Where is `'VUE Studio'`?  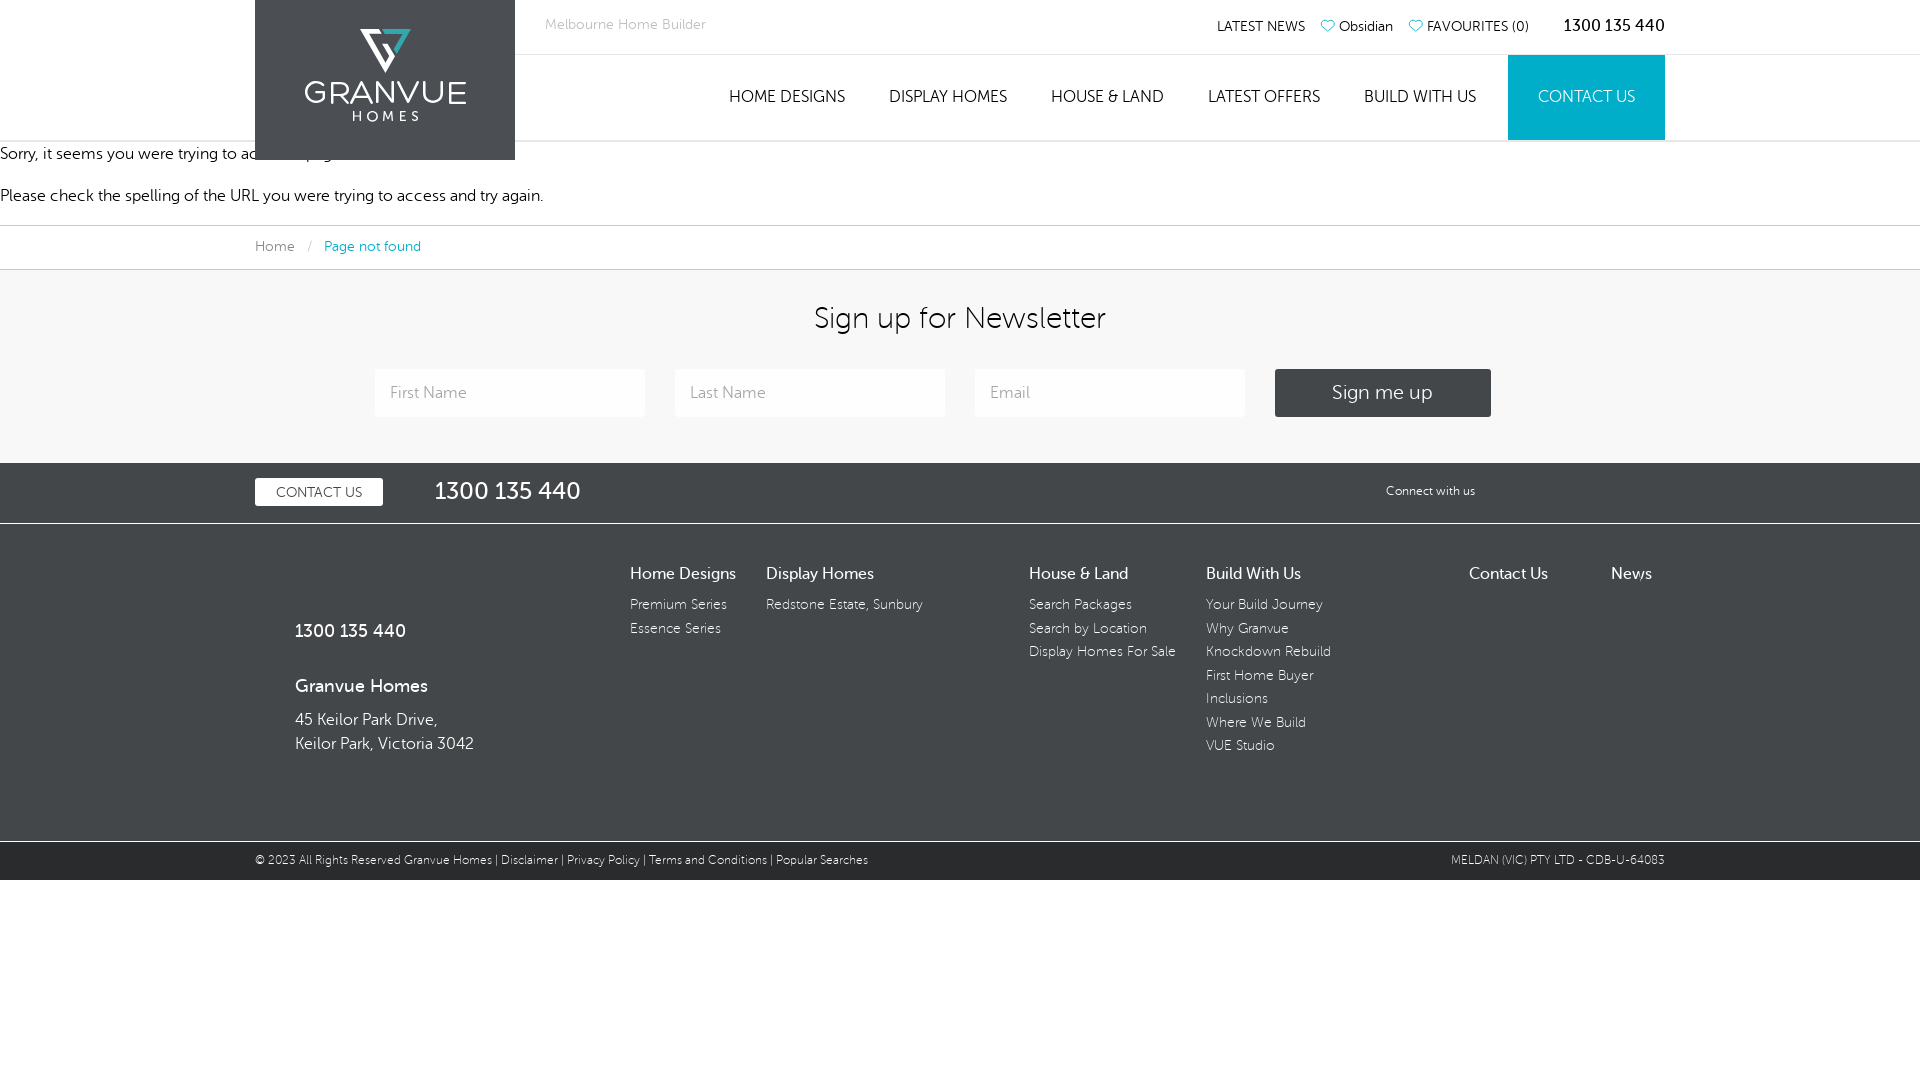 'VUE Studio' is located at coordinates (1239, 745).